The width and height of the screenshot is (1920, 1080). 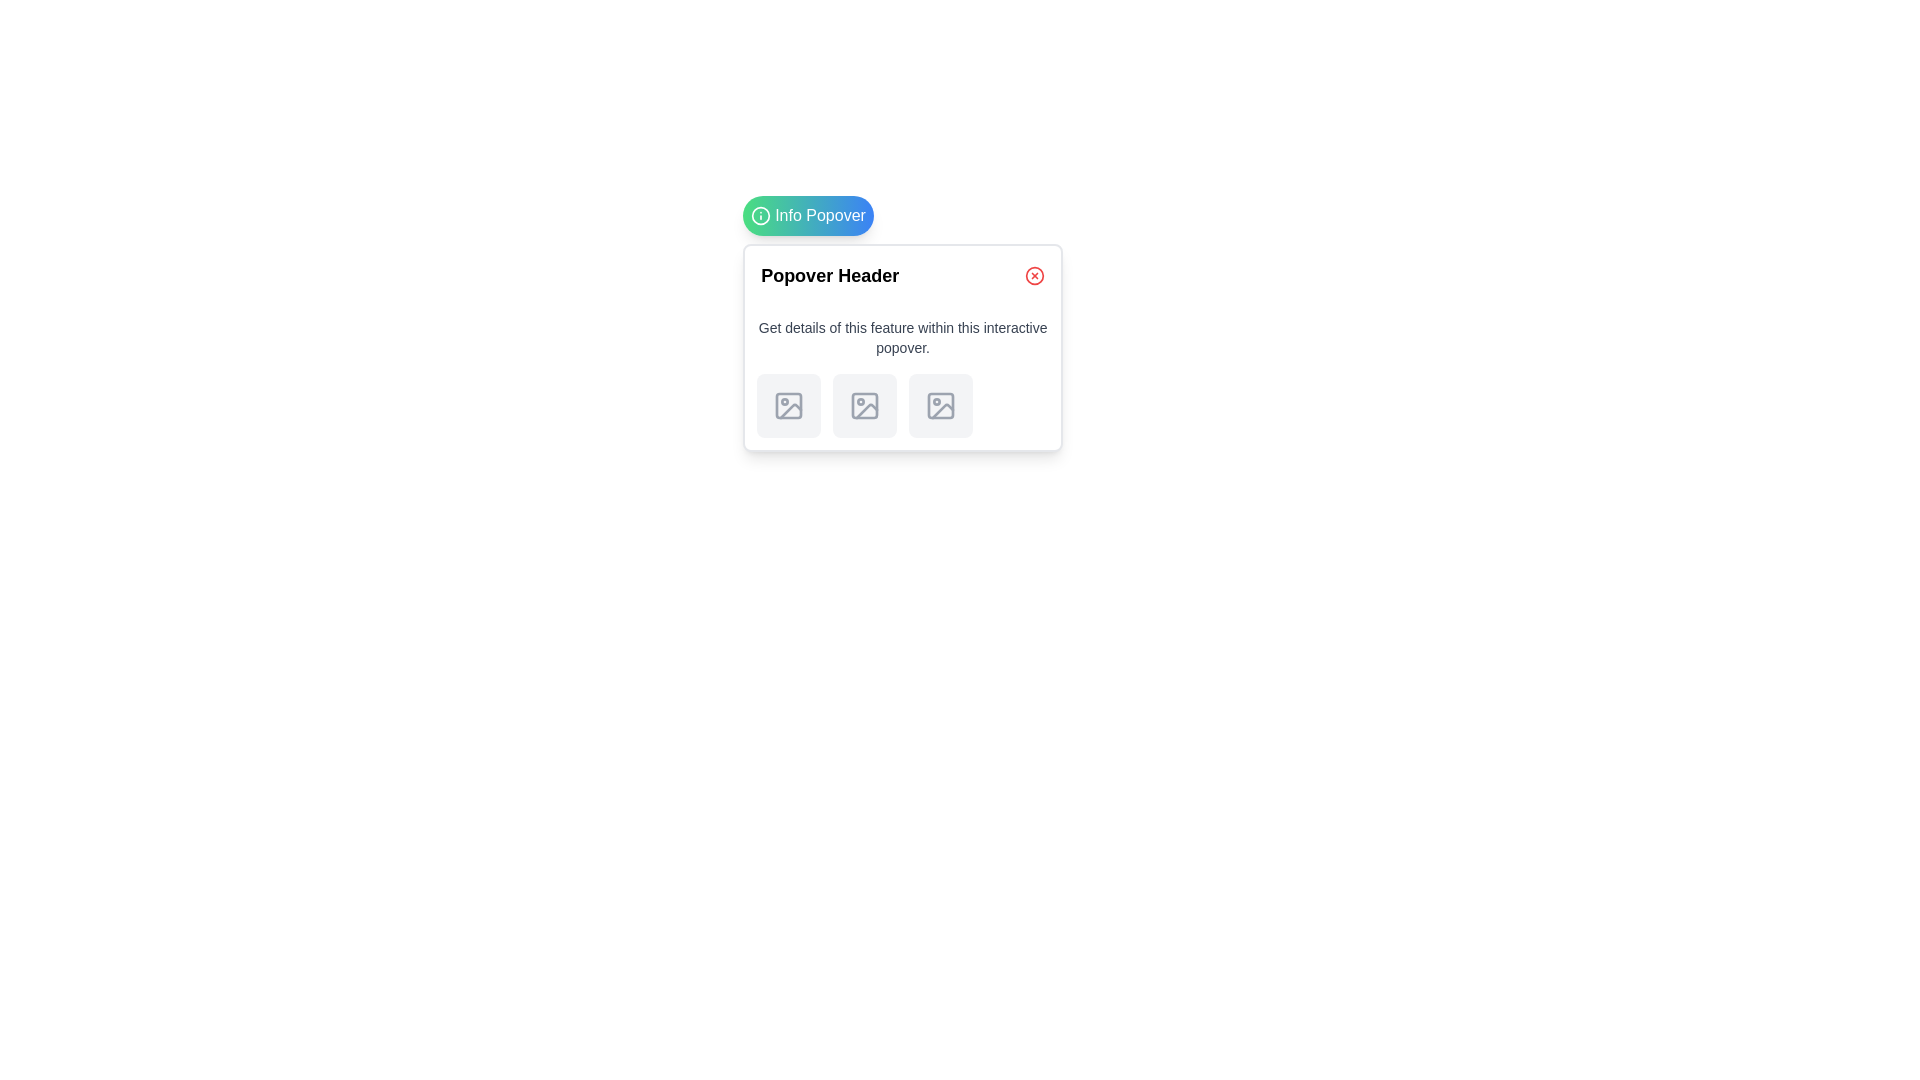 What do you see at coordinates (902, 337) in the screenshot?
I see `the static text element that presents the message 'Get details of this feature within this interactive popover.' which is displayed in gray, small-sized font, located below the 'Popover Header' and above three graphical icons` at bounding box center [902, 337].